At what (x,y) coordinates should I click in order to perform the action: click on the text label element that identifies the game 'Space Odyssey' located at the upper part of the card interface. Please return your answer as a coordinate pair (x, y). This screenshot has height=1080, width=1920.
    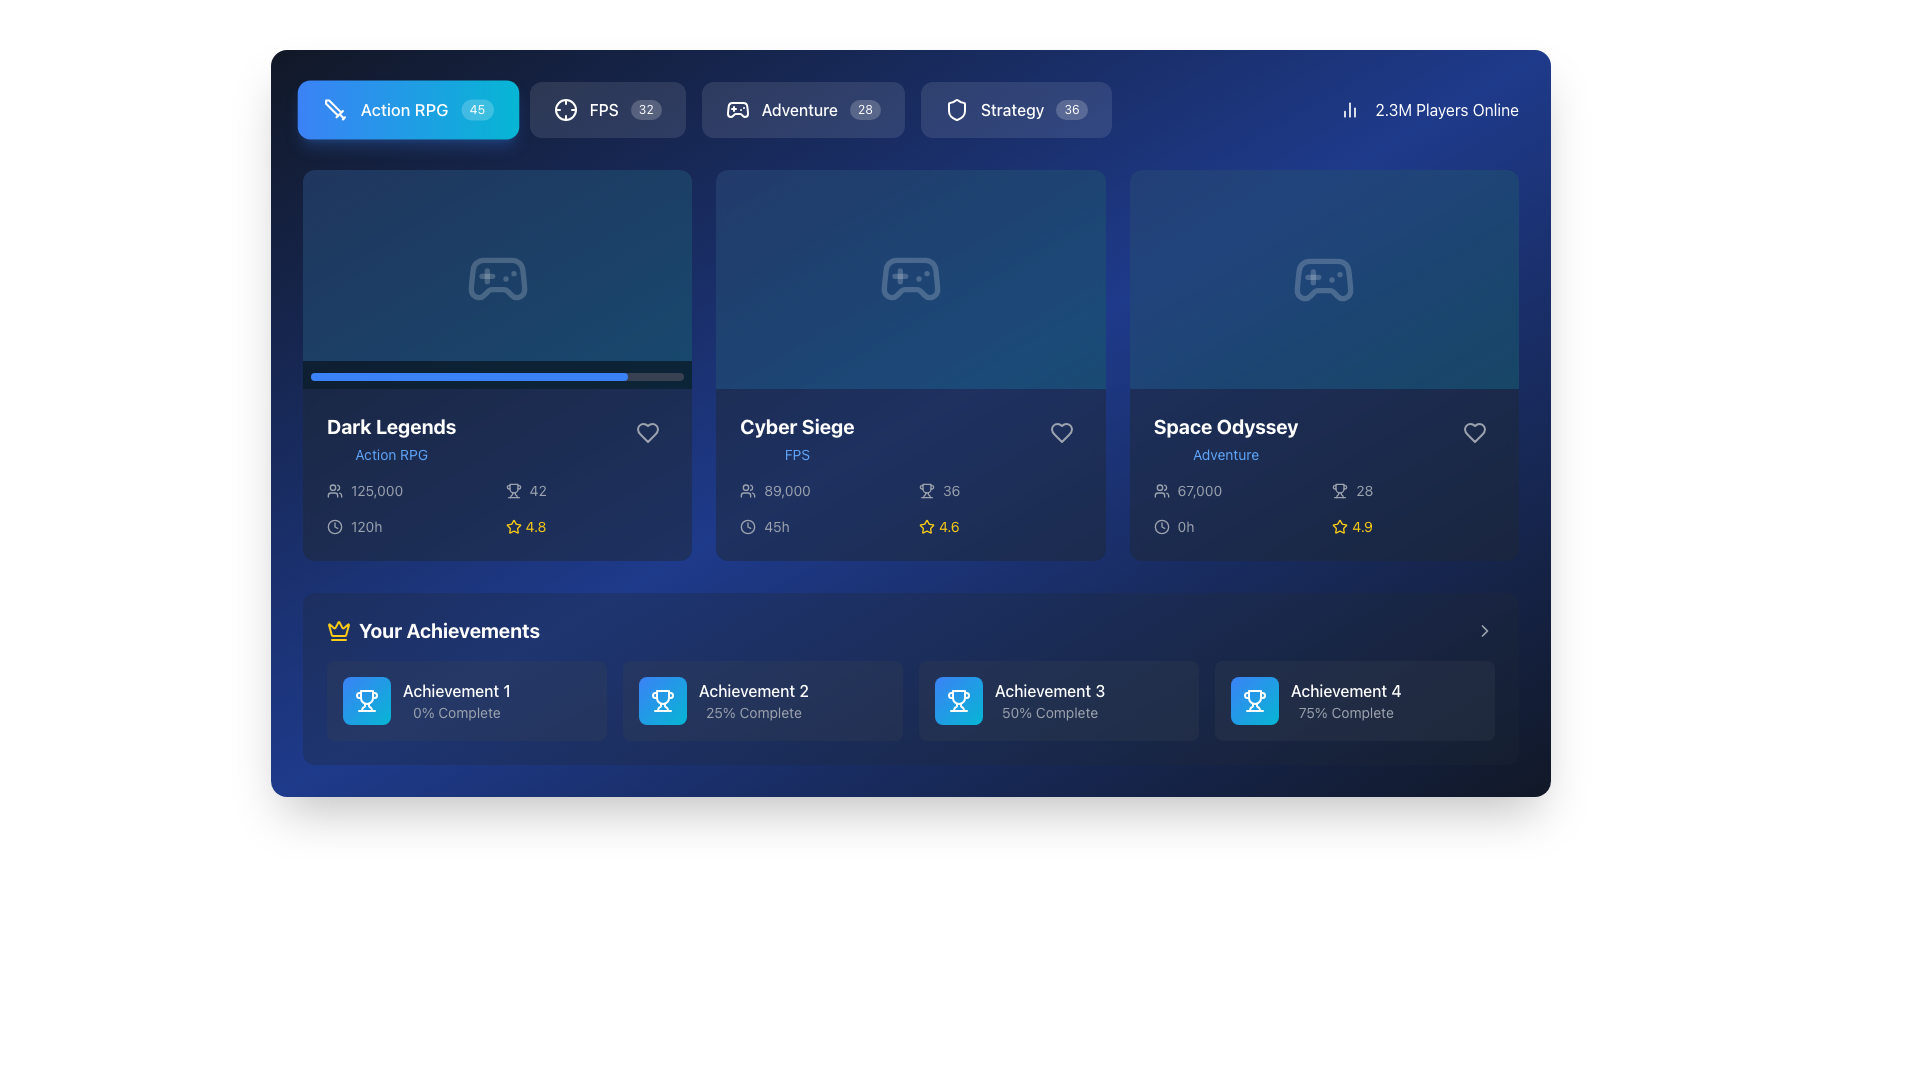
    Looking at the image, I should click on (1225, 426).